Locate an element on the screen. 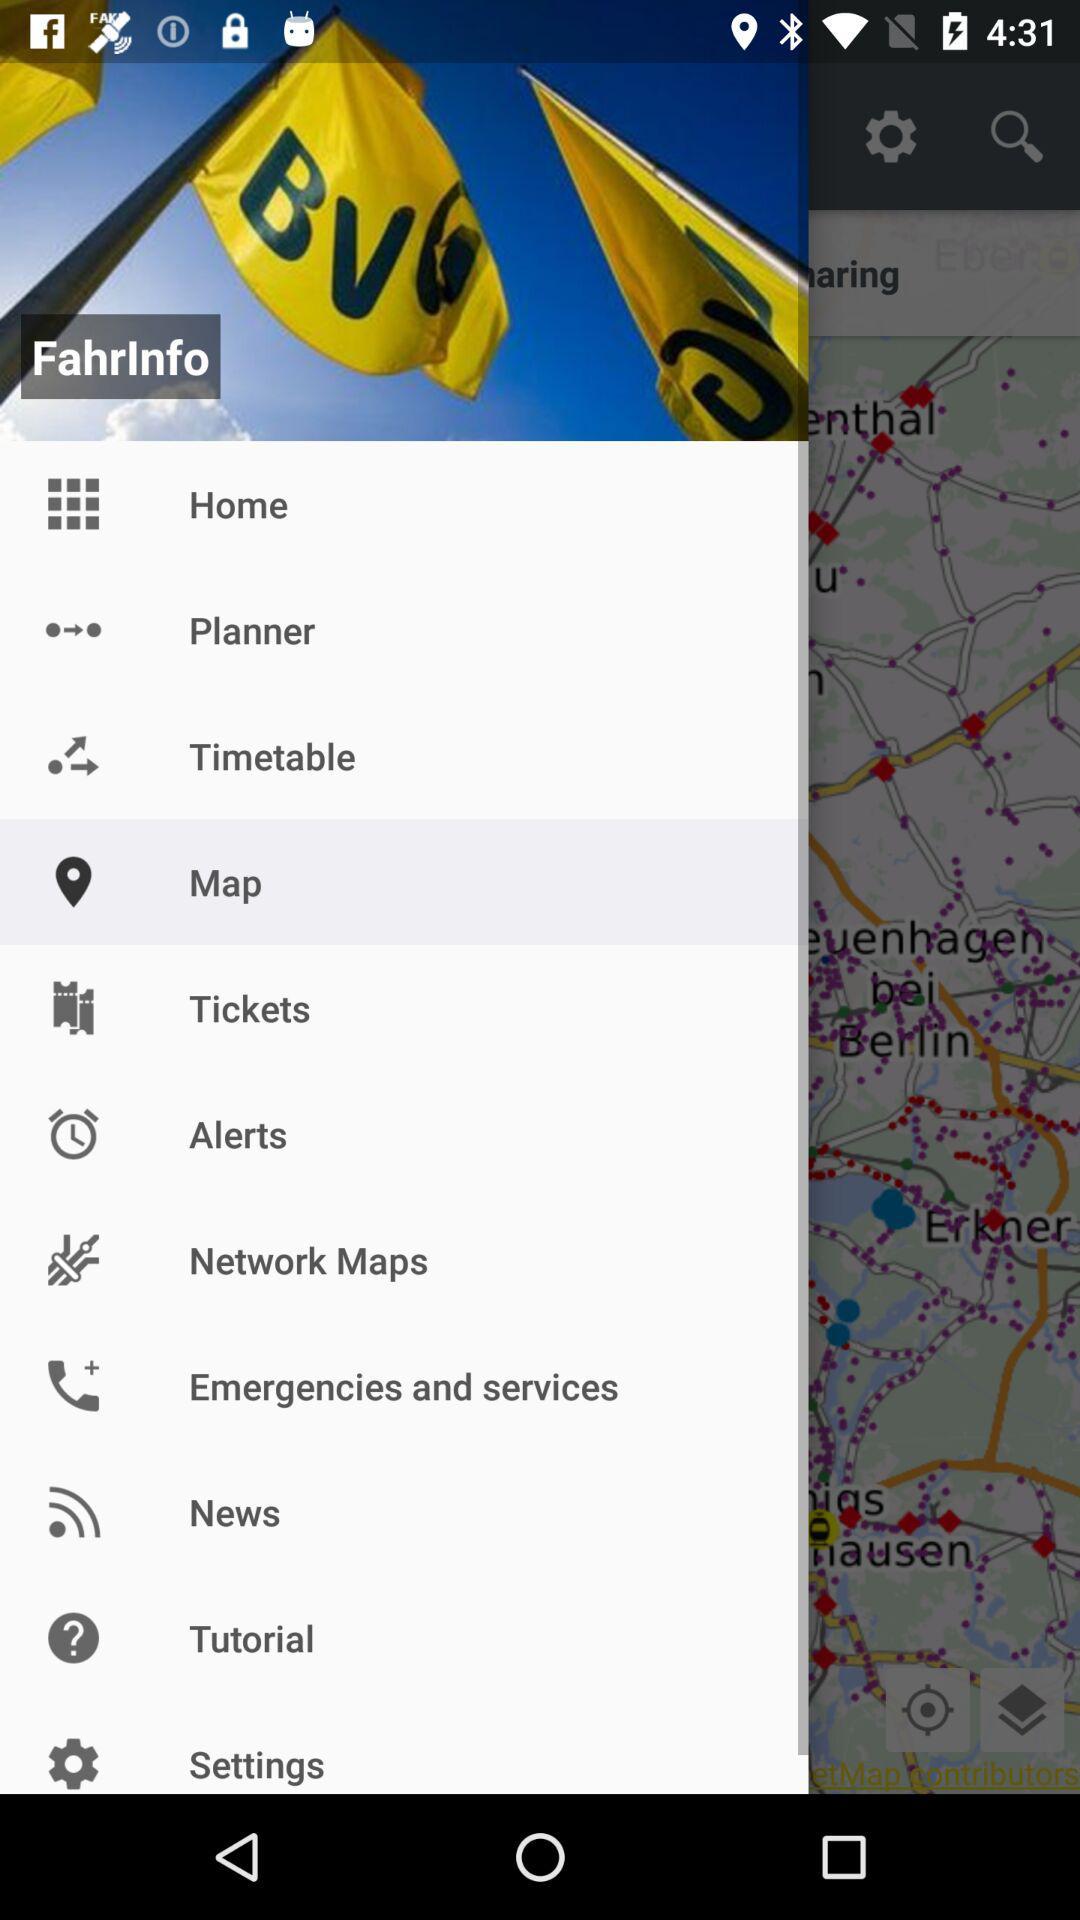  the layers icon is located at coordinates (1022, 1708).